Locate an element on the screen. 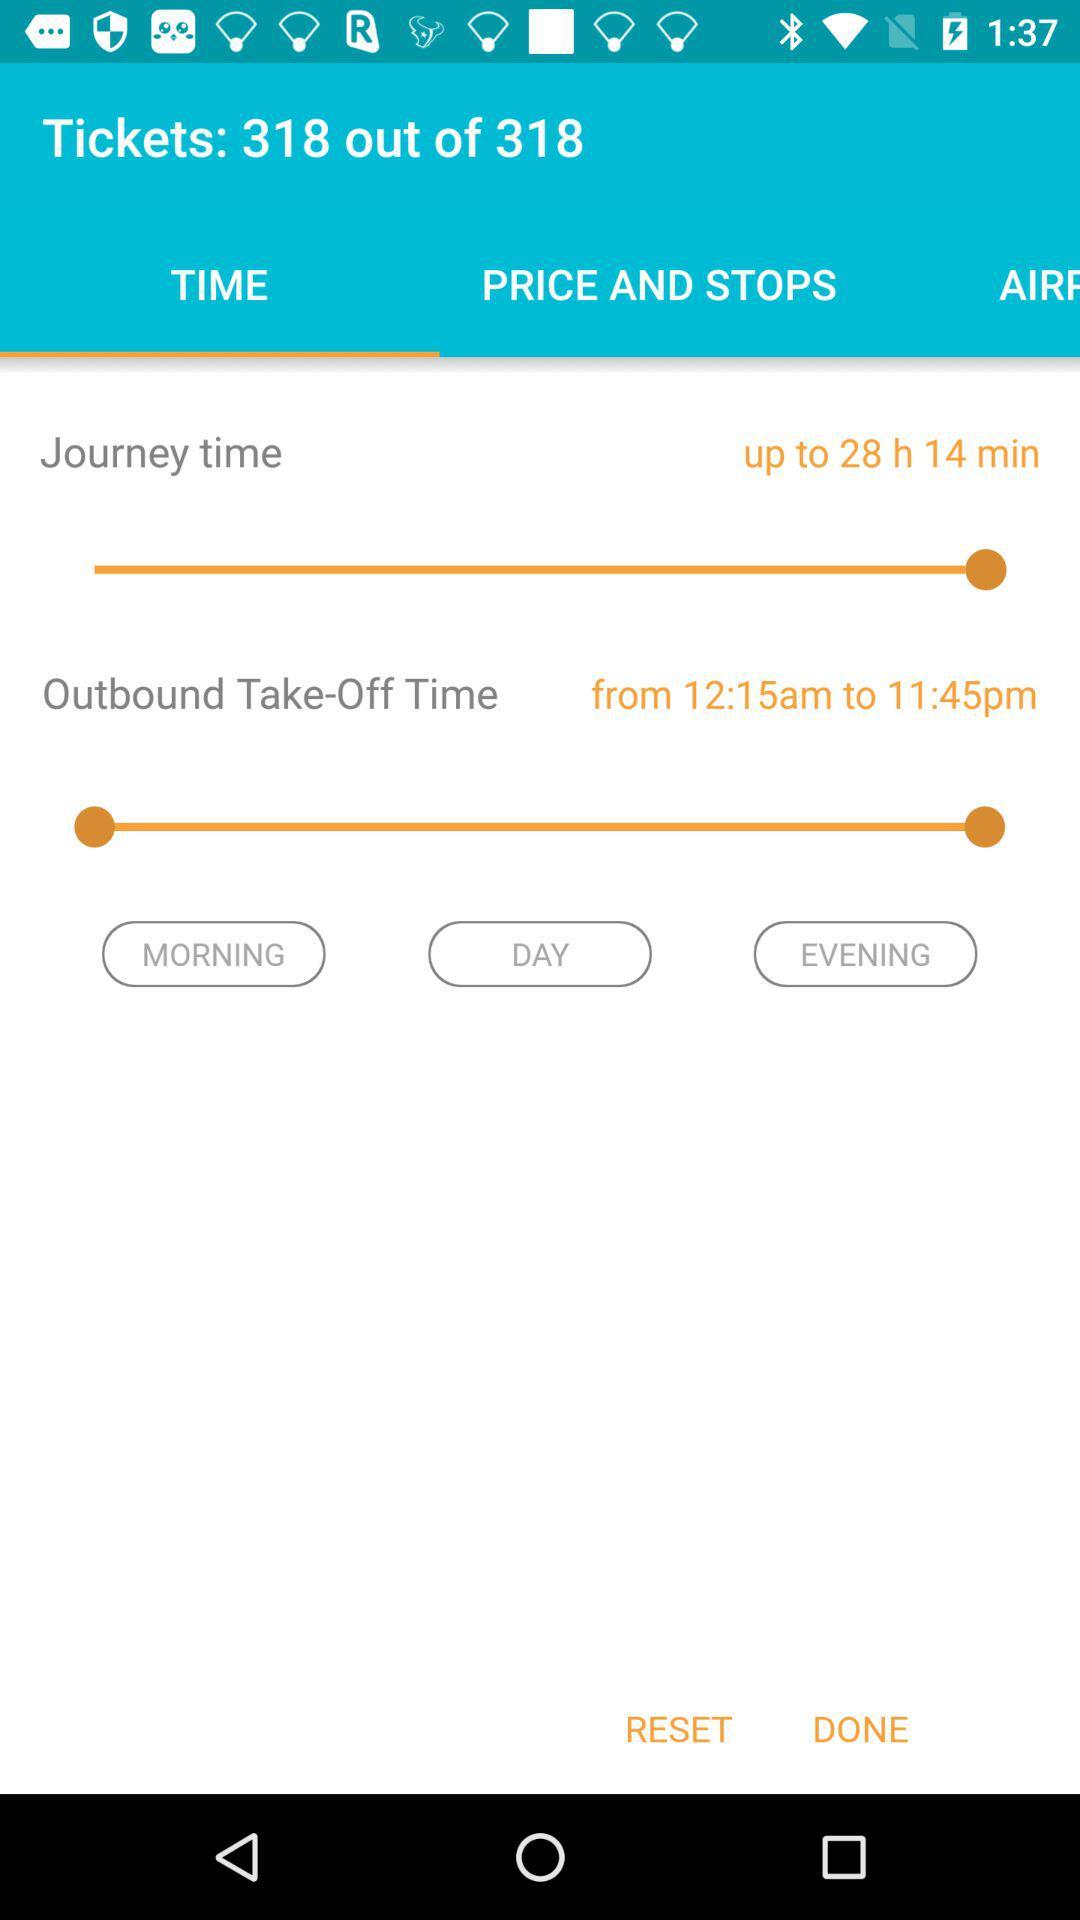  the evening is located at coordinates (864, 953).